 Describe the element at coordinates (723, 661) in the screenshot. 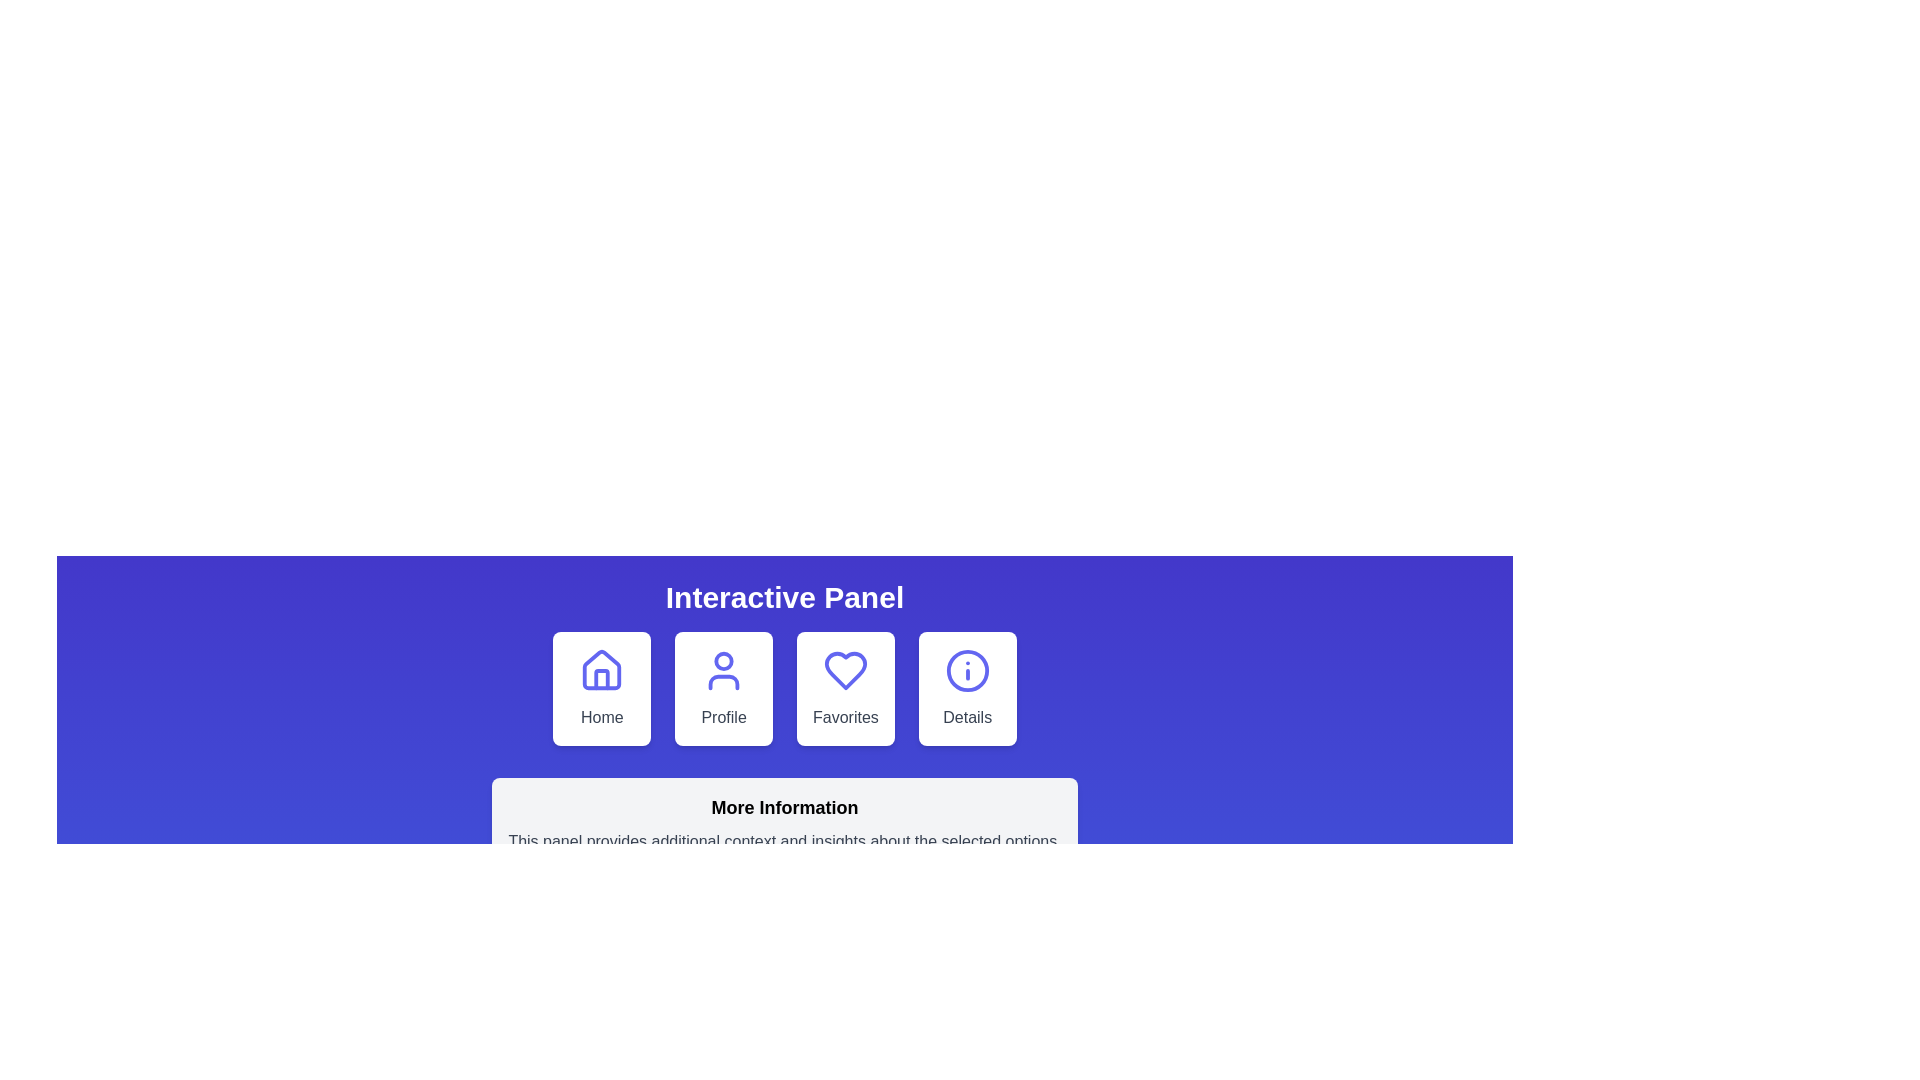

I see `the decorative SVG Circle that is part of the profile icon, located at the center of the profile card` at that location.